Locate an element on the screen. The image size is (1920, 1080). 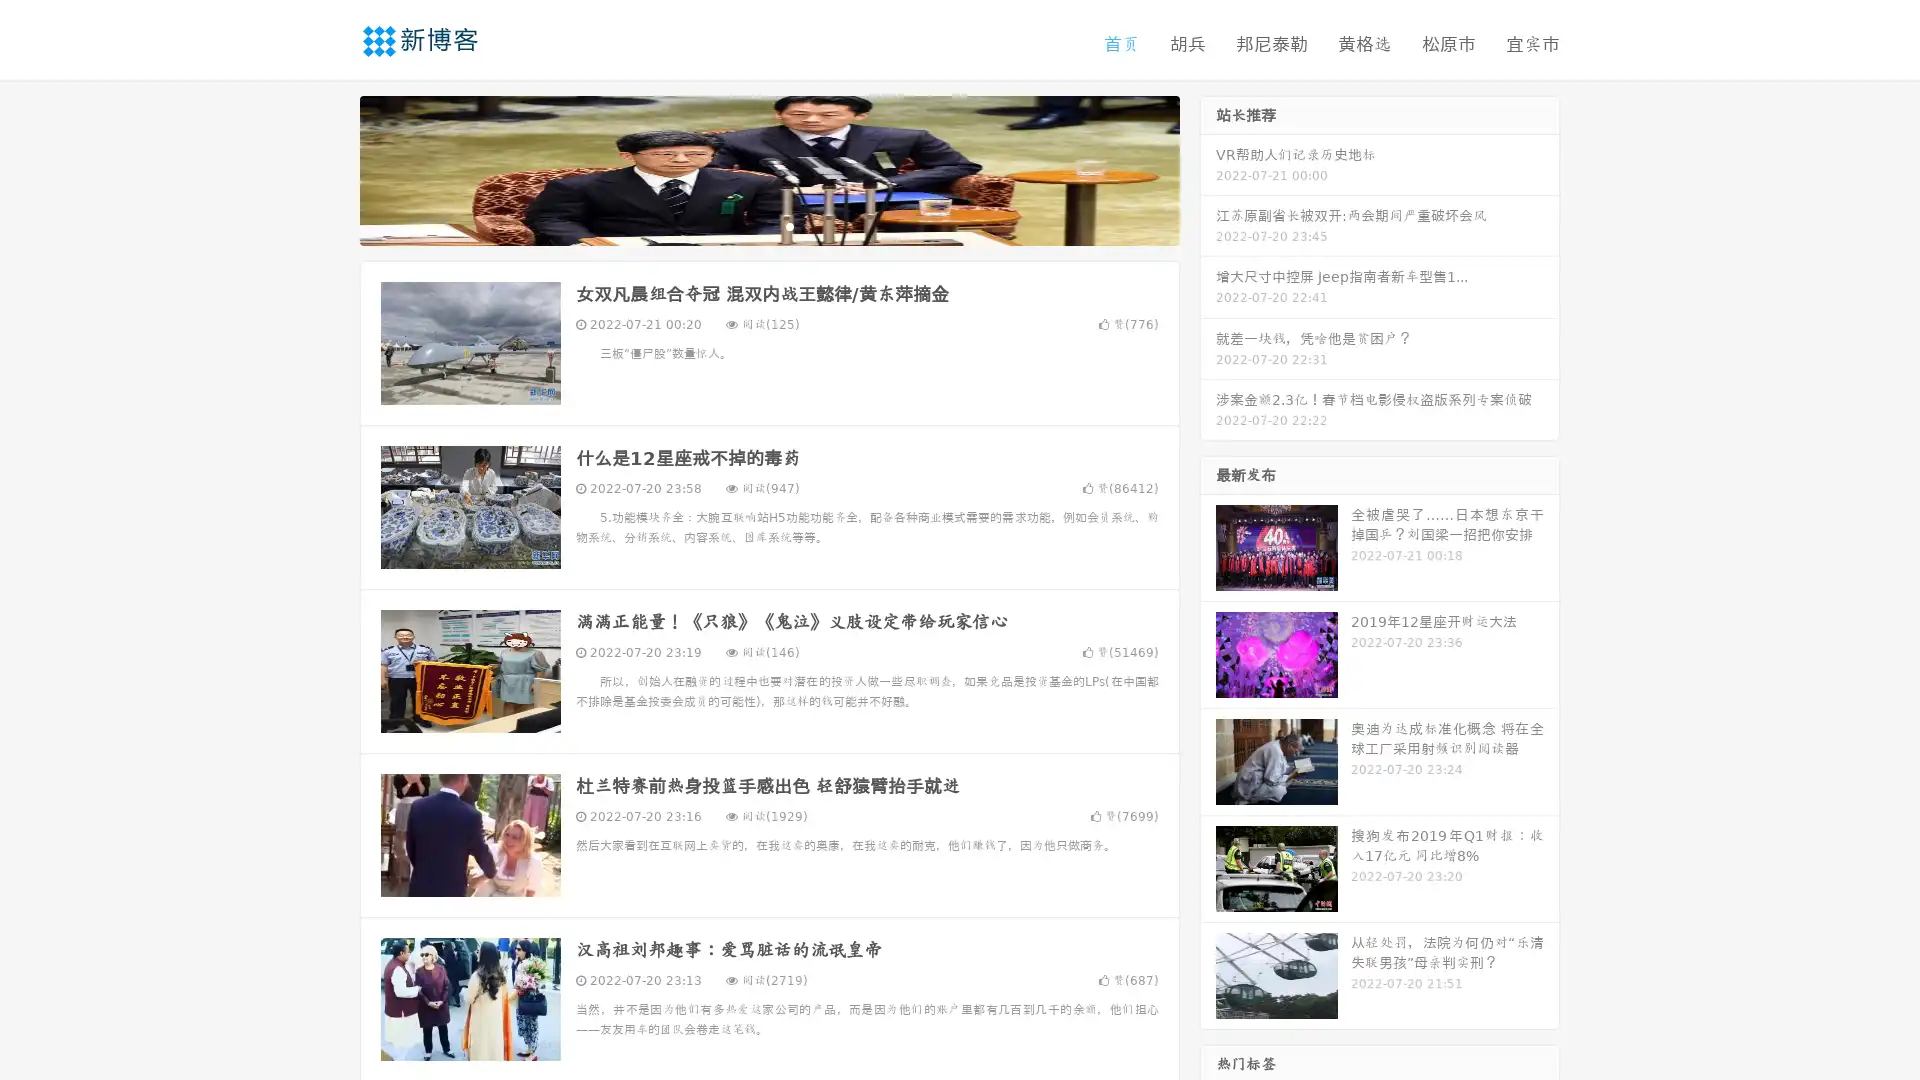
Next slide is located at coordinates (1208, 168).